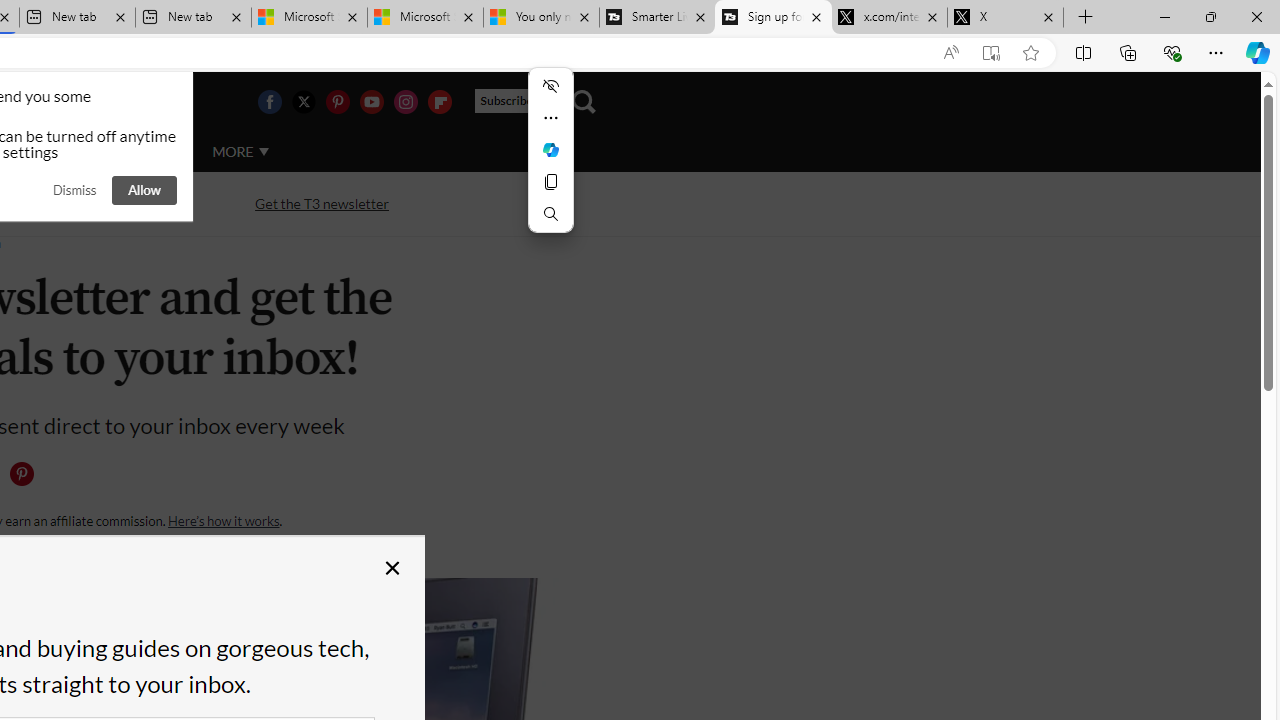  Describe the element at coordinates (152, 150) in the screenshot. I see `'AUTO'` at that location.